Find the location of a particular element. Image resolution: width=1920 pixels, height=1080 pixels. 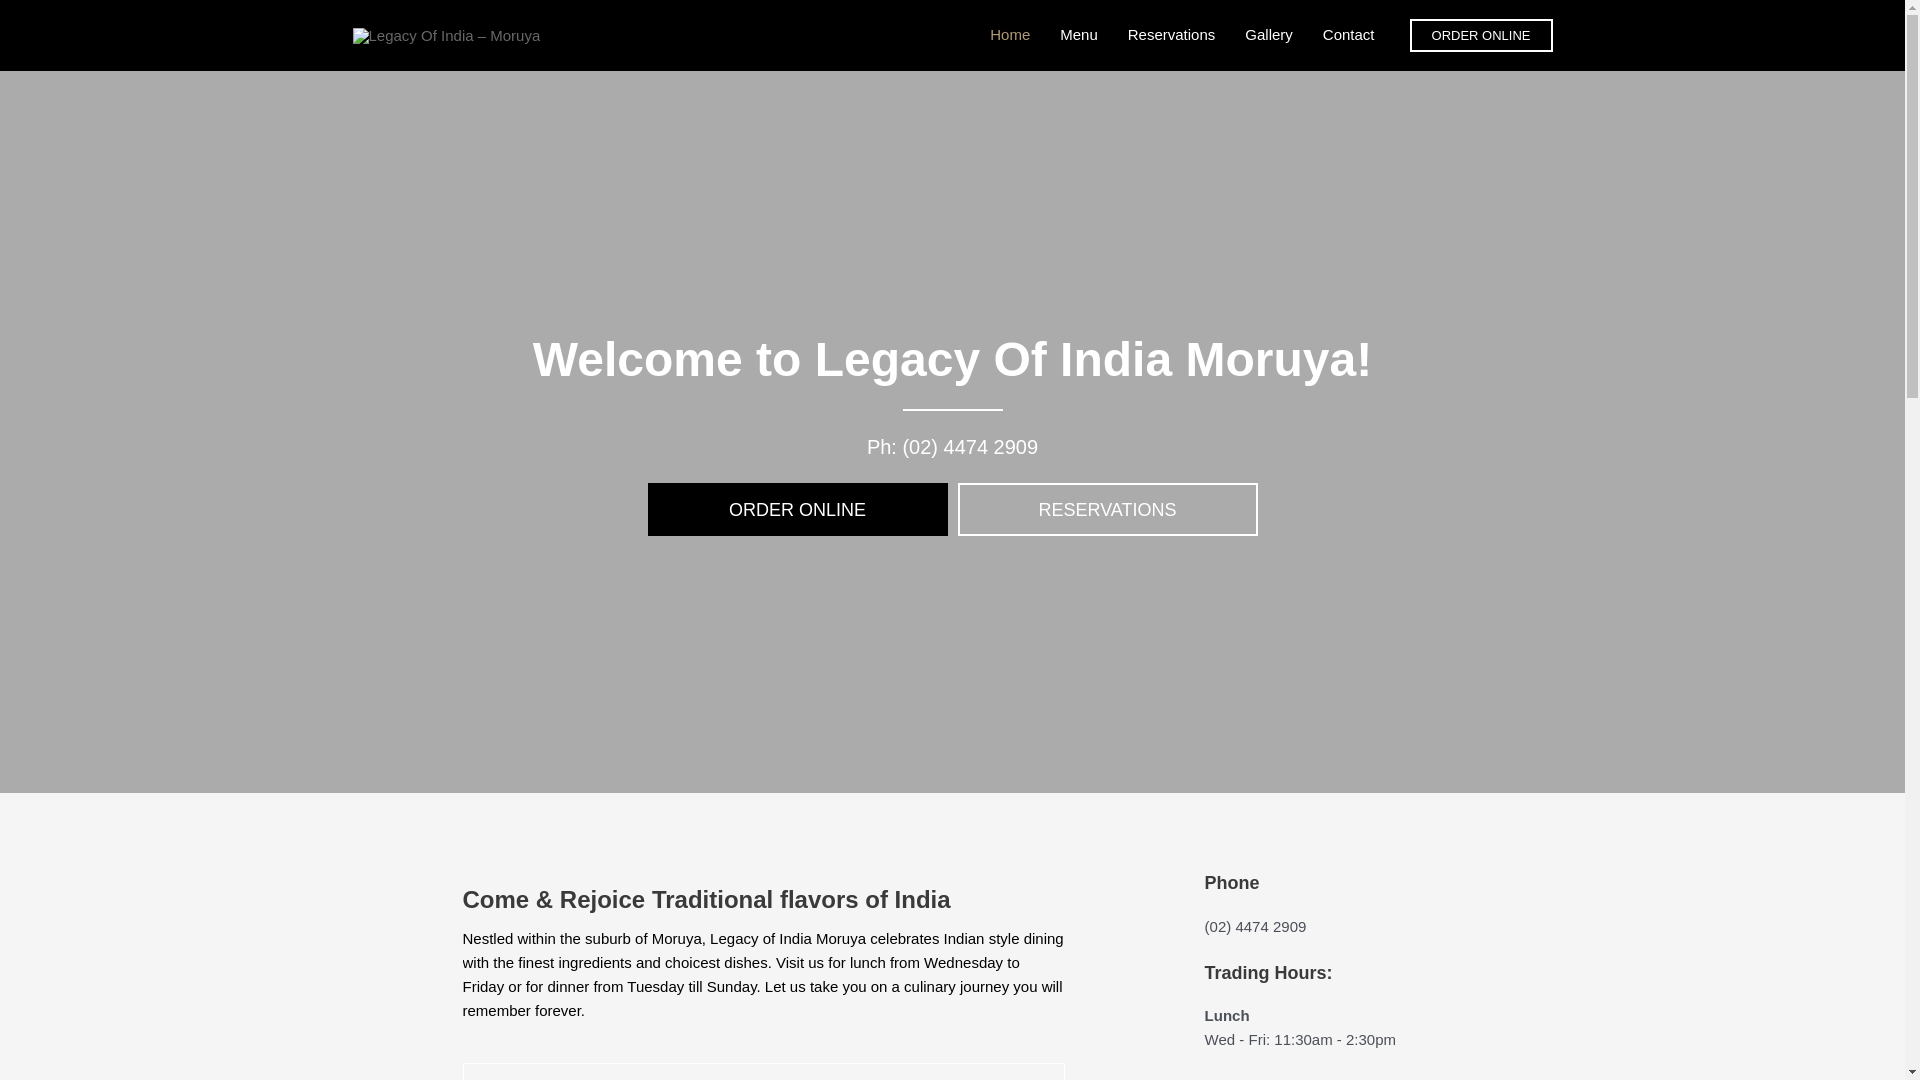

'Contact' is located at coordinates (1348, 34).